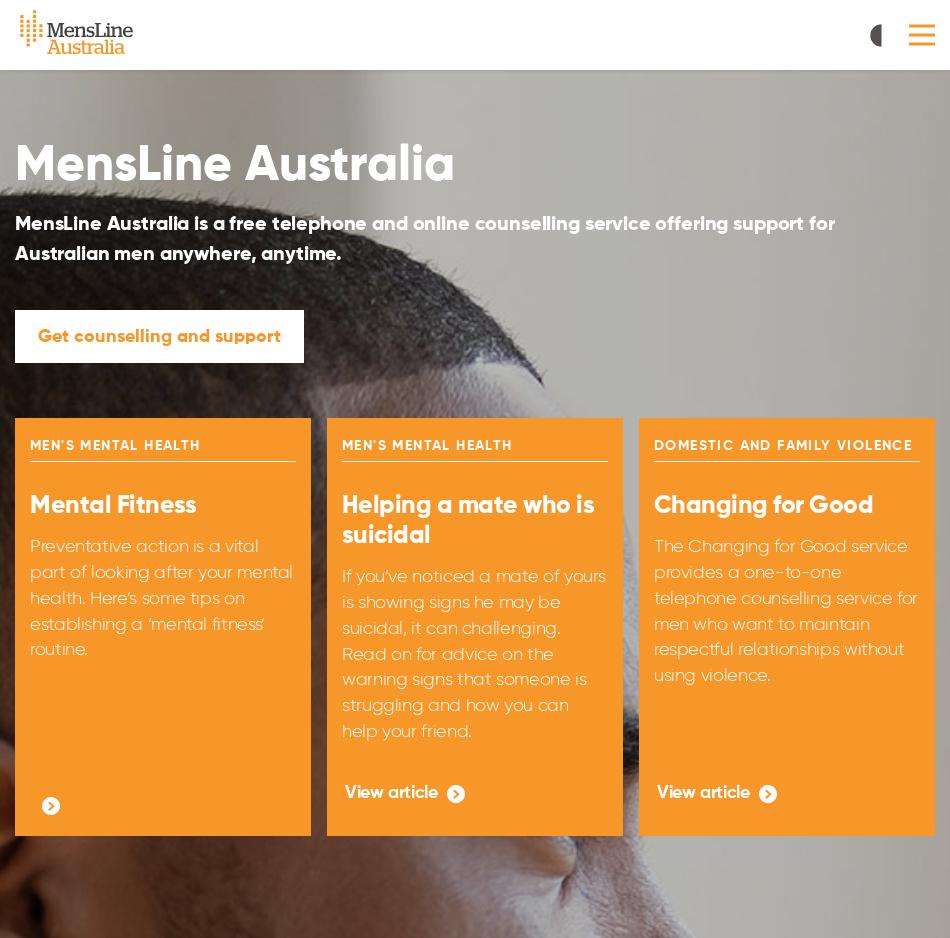  I want to click on 'Preventative action is a vital part of looking after your mental health. Here’s some tips on establishing a ‘mental fitness’ routine.', so click(161, 596).